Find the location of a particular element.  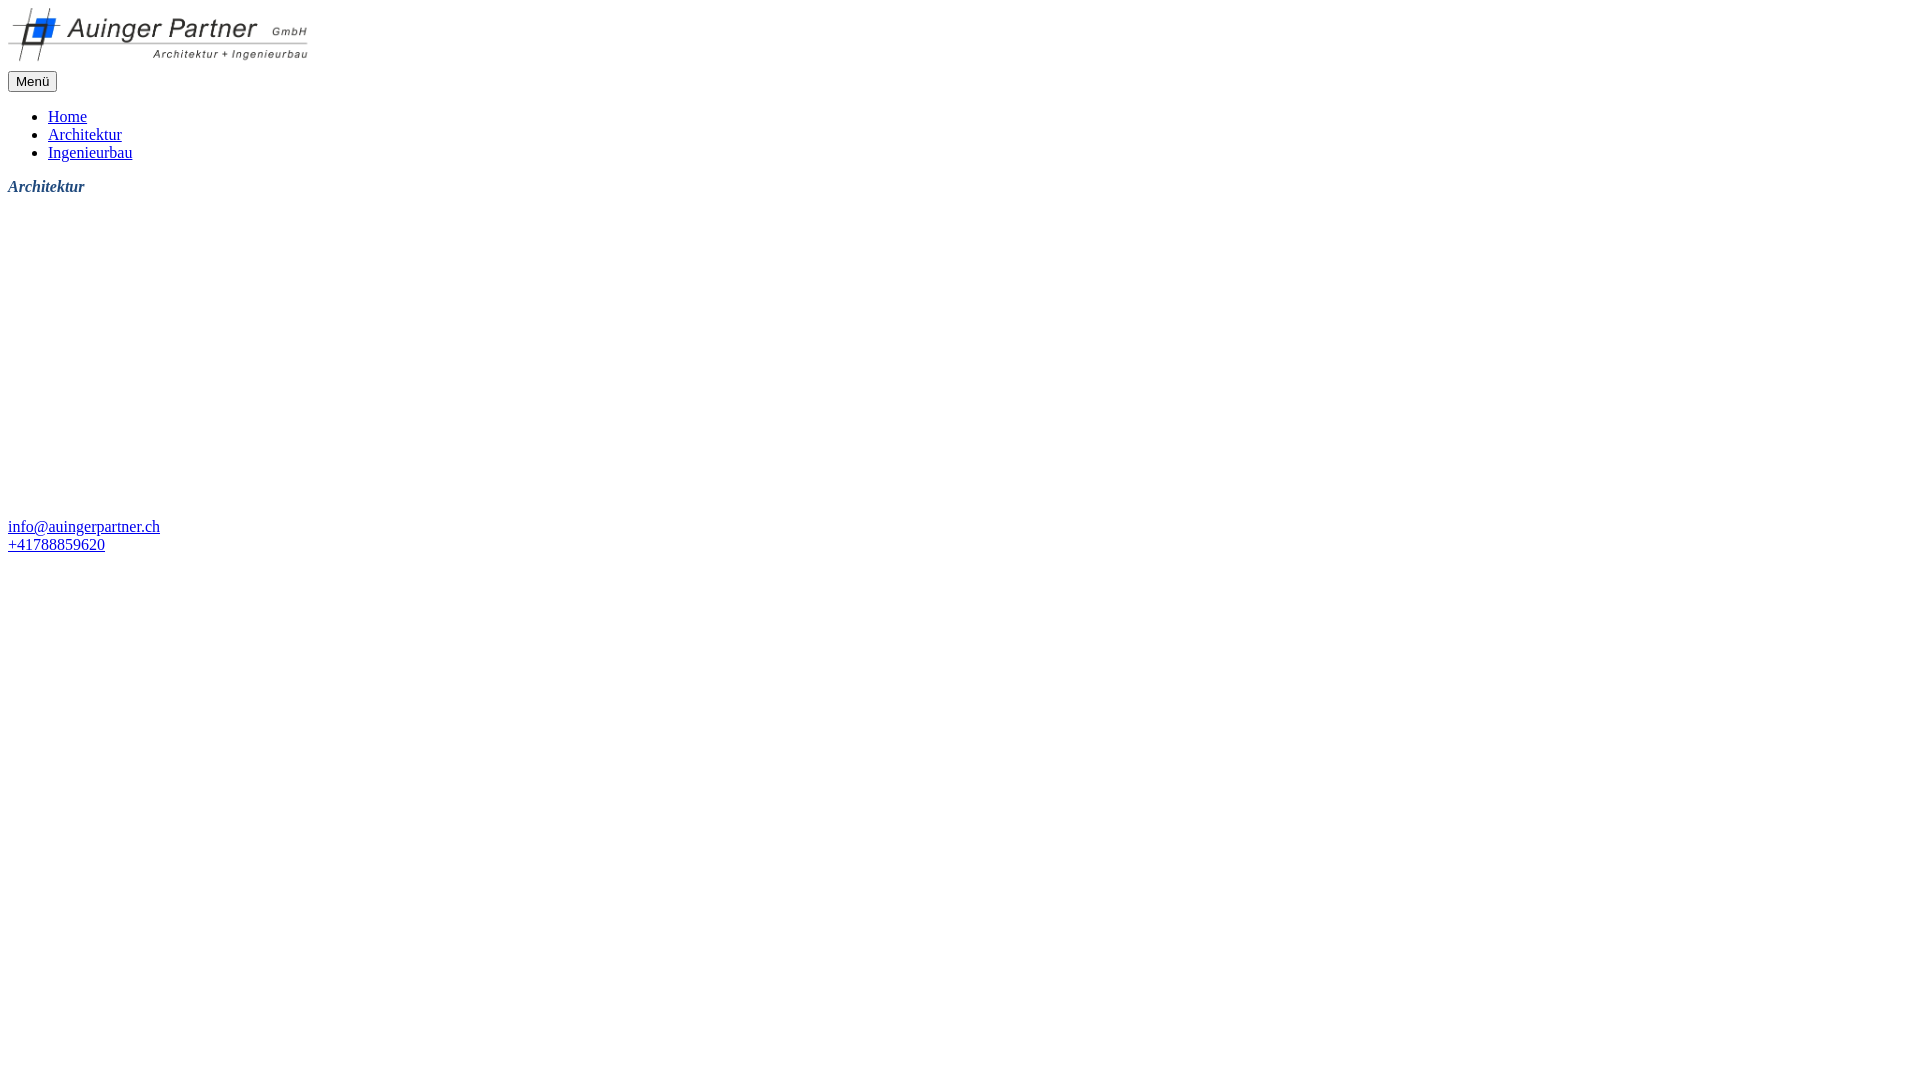

'Ingenieurbau' is located at coordinates (48, 151).